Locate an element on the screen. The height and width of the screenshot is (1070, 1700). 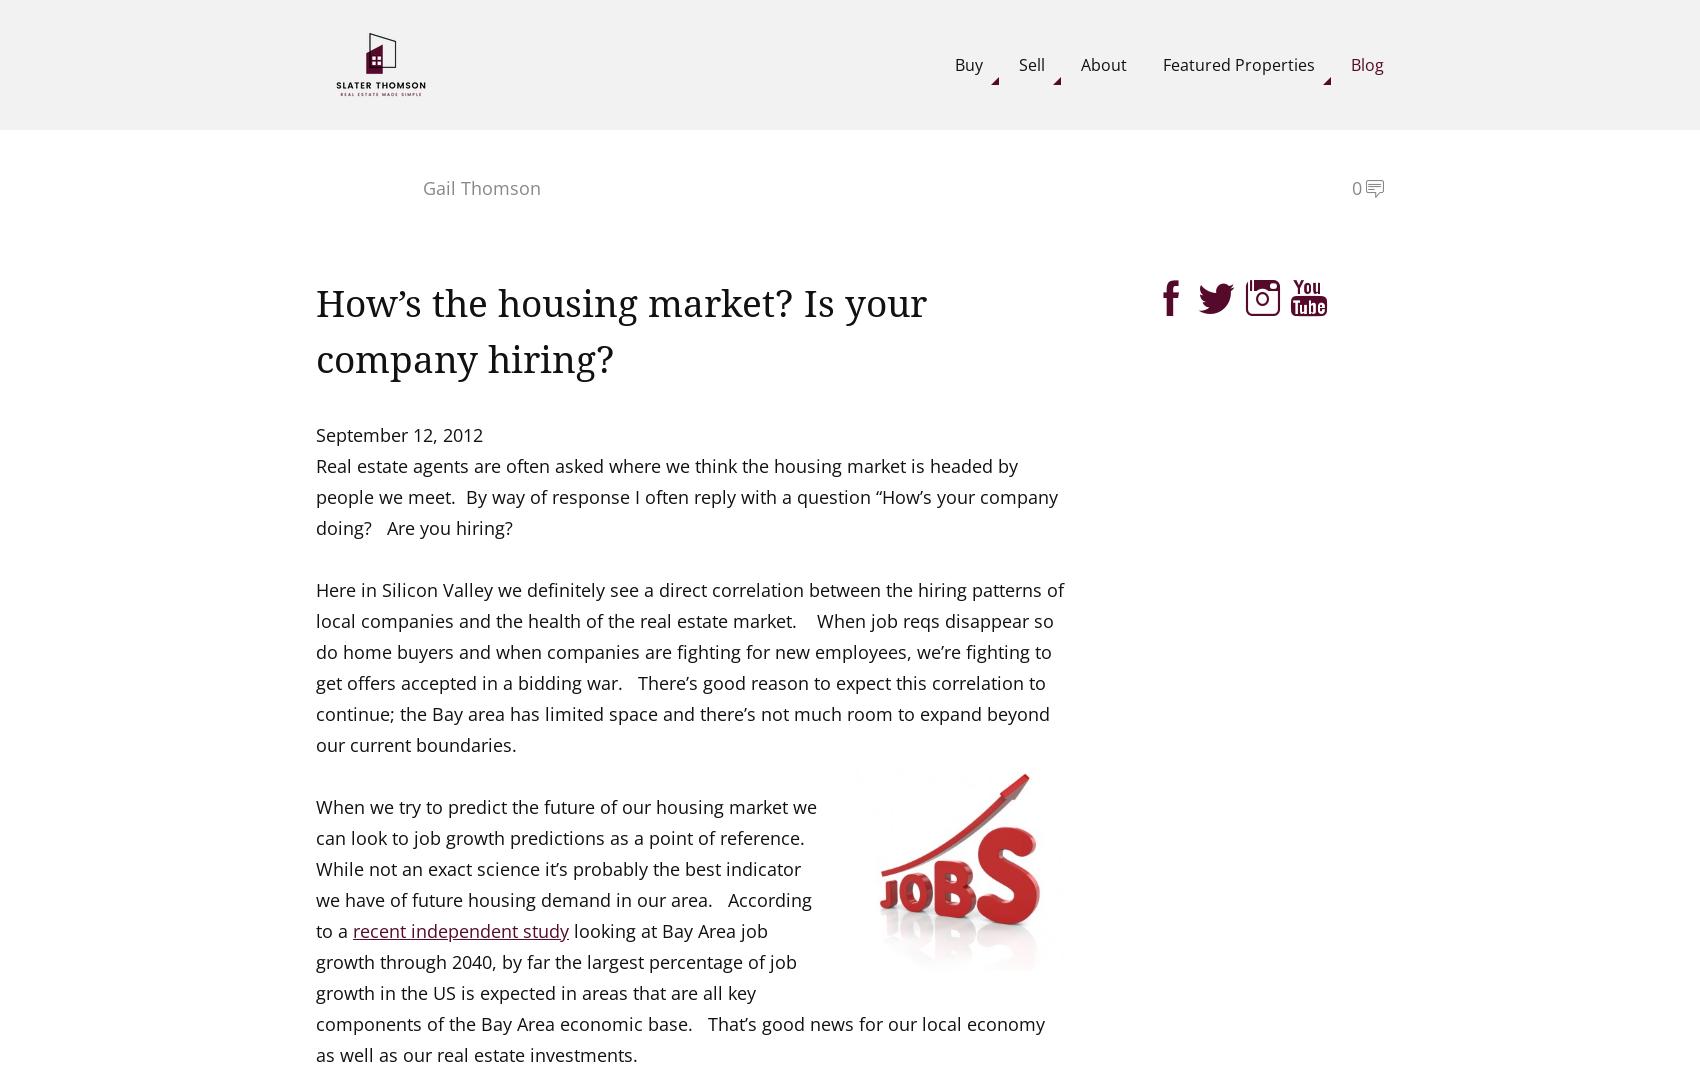
'0' is located at coordinates (1356, 186).